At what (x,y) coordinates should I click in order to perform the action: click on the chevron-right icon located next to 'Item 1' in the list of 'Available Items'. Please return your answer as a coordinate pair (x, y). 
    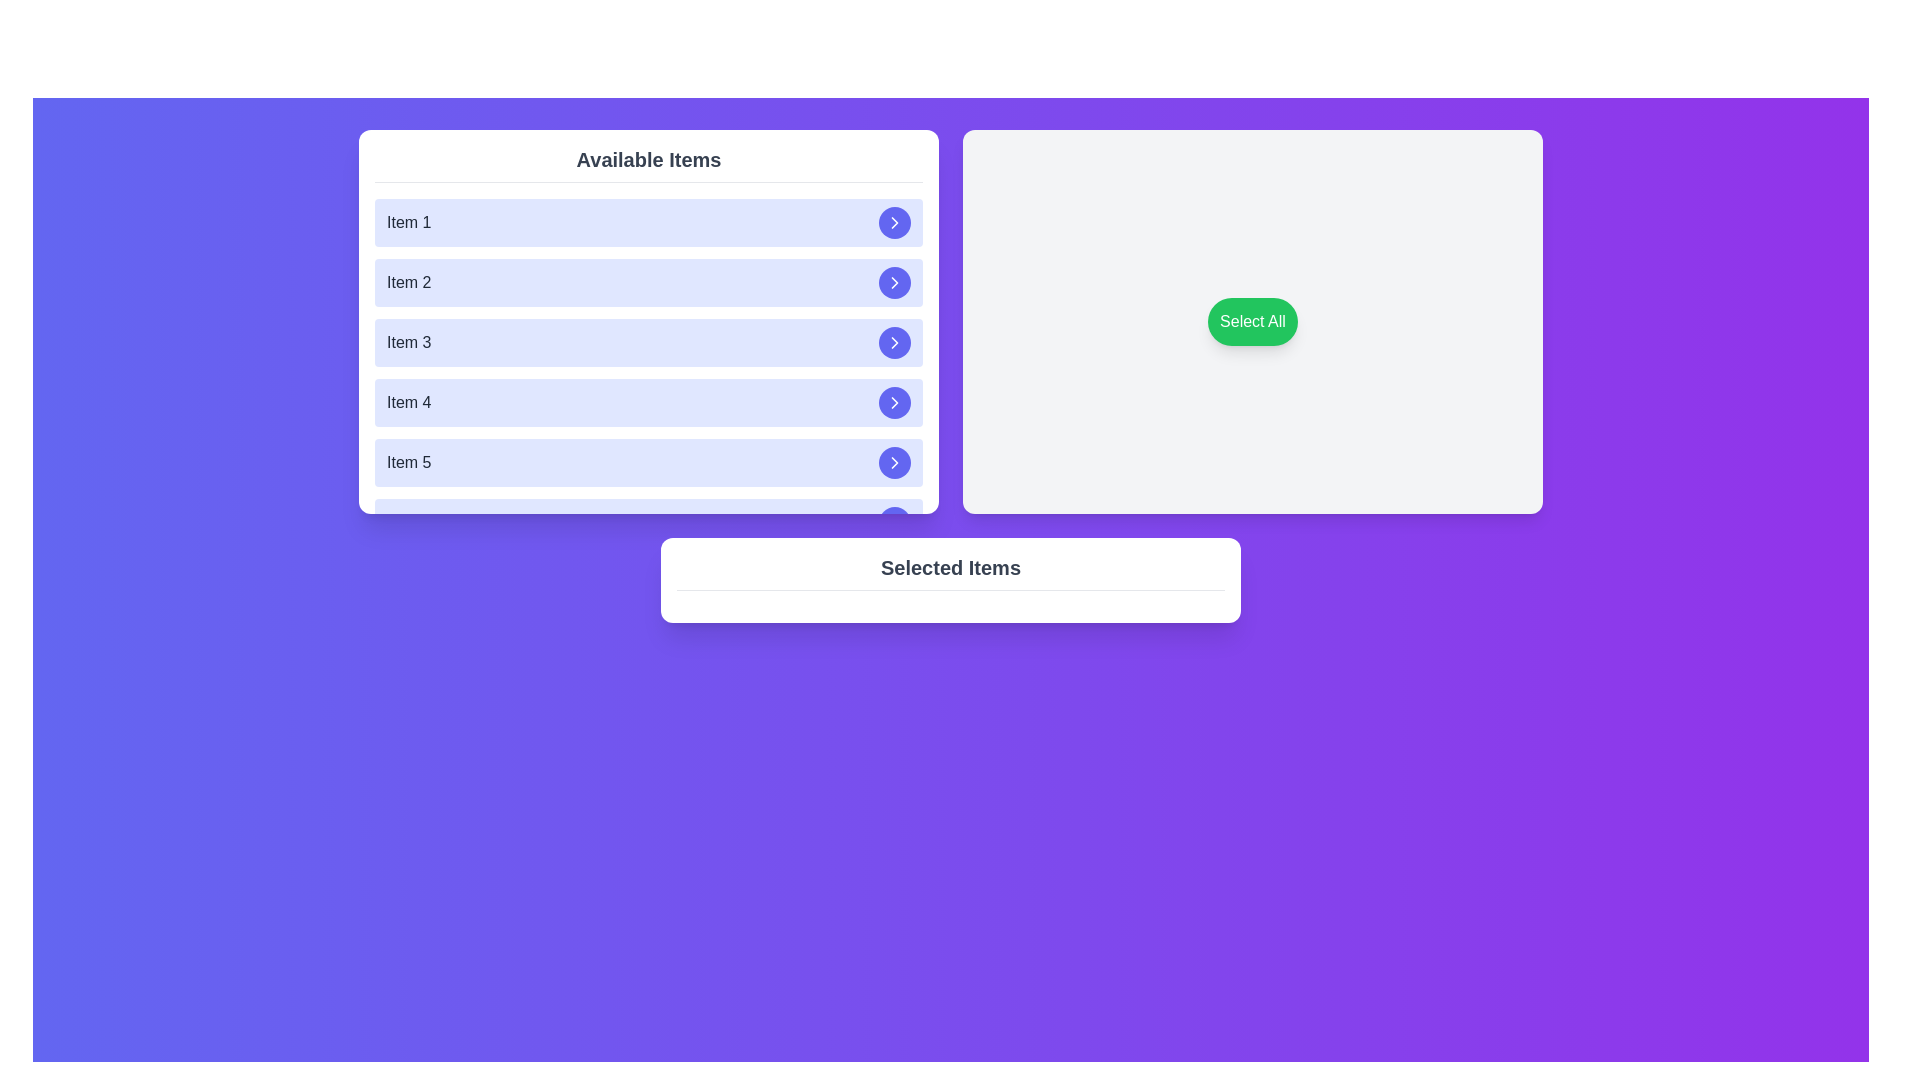
    Looking at the image, I should click on (893, 223).